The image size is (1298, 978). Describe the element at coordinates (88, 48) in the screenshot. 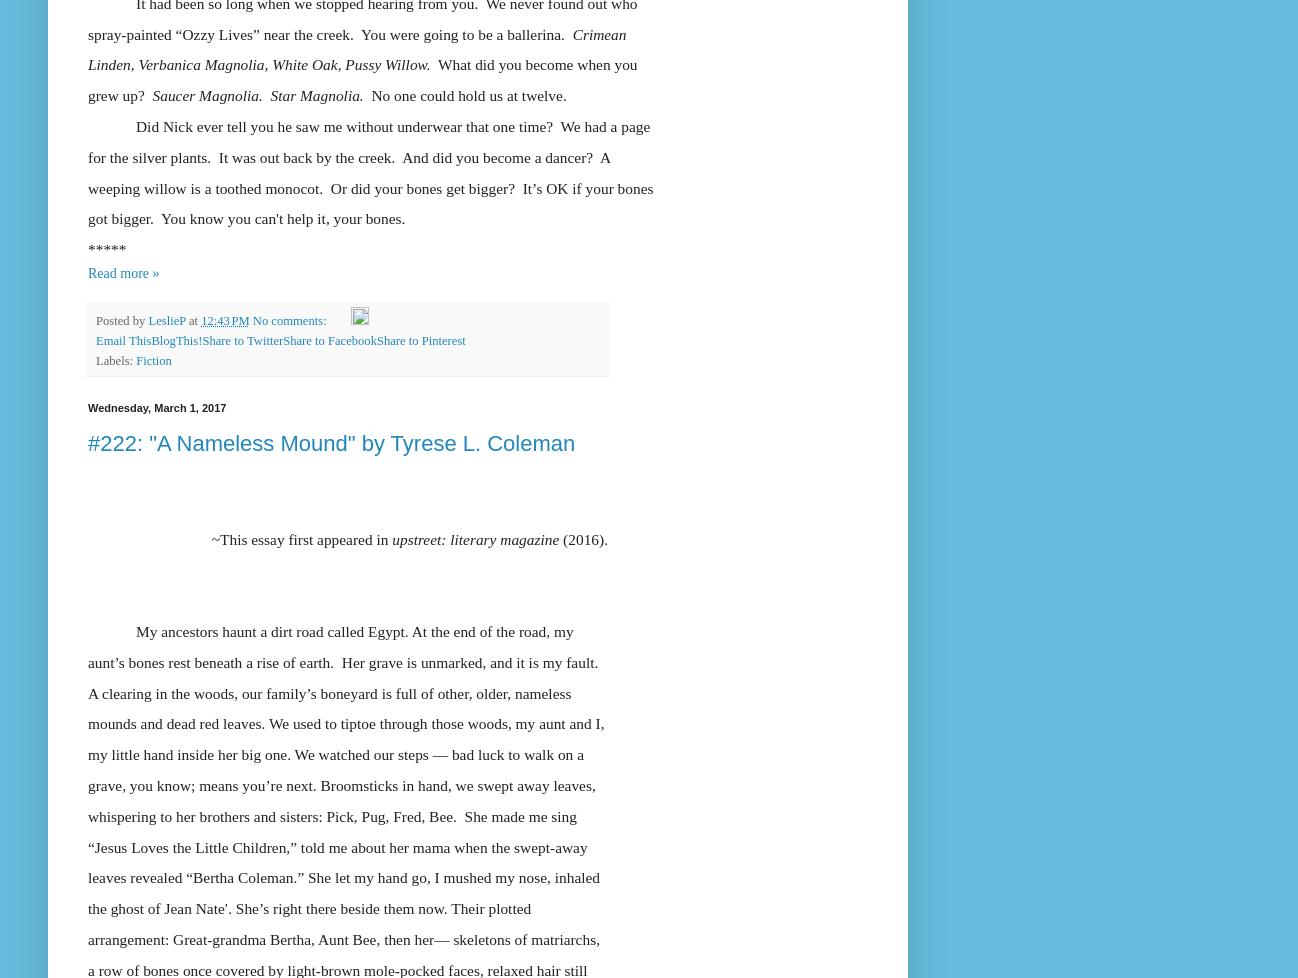

I see `'Crimean Linden, Verbanica Magnolia, White Oak, Pussy Willow.'` at that location.